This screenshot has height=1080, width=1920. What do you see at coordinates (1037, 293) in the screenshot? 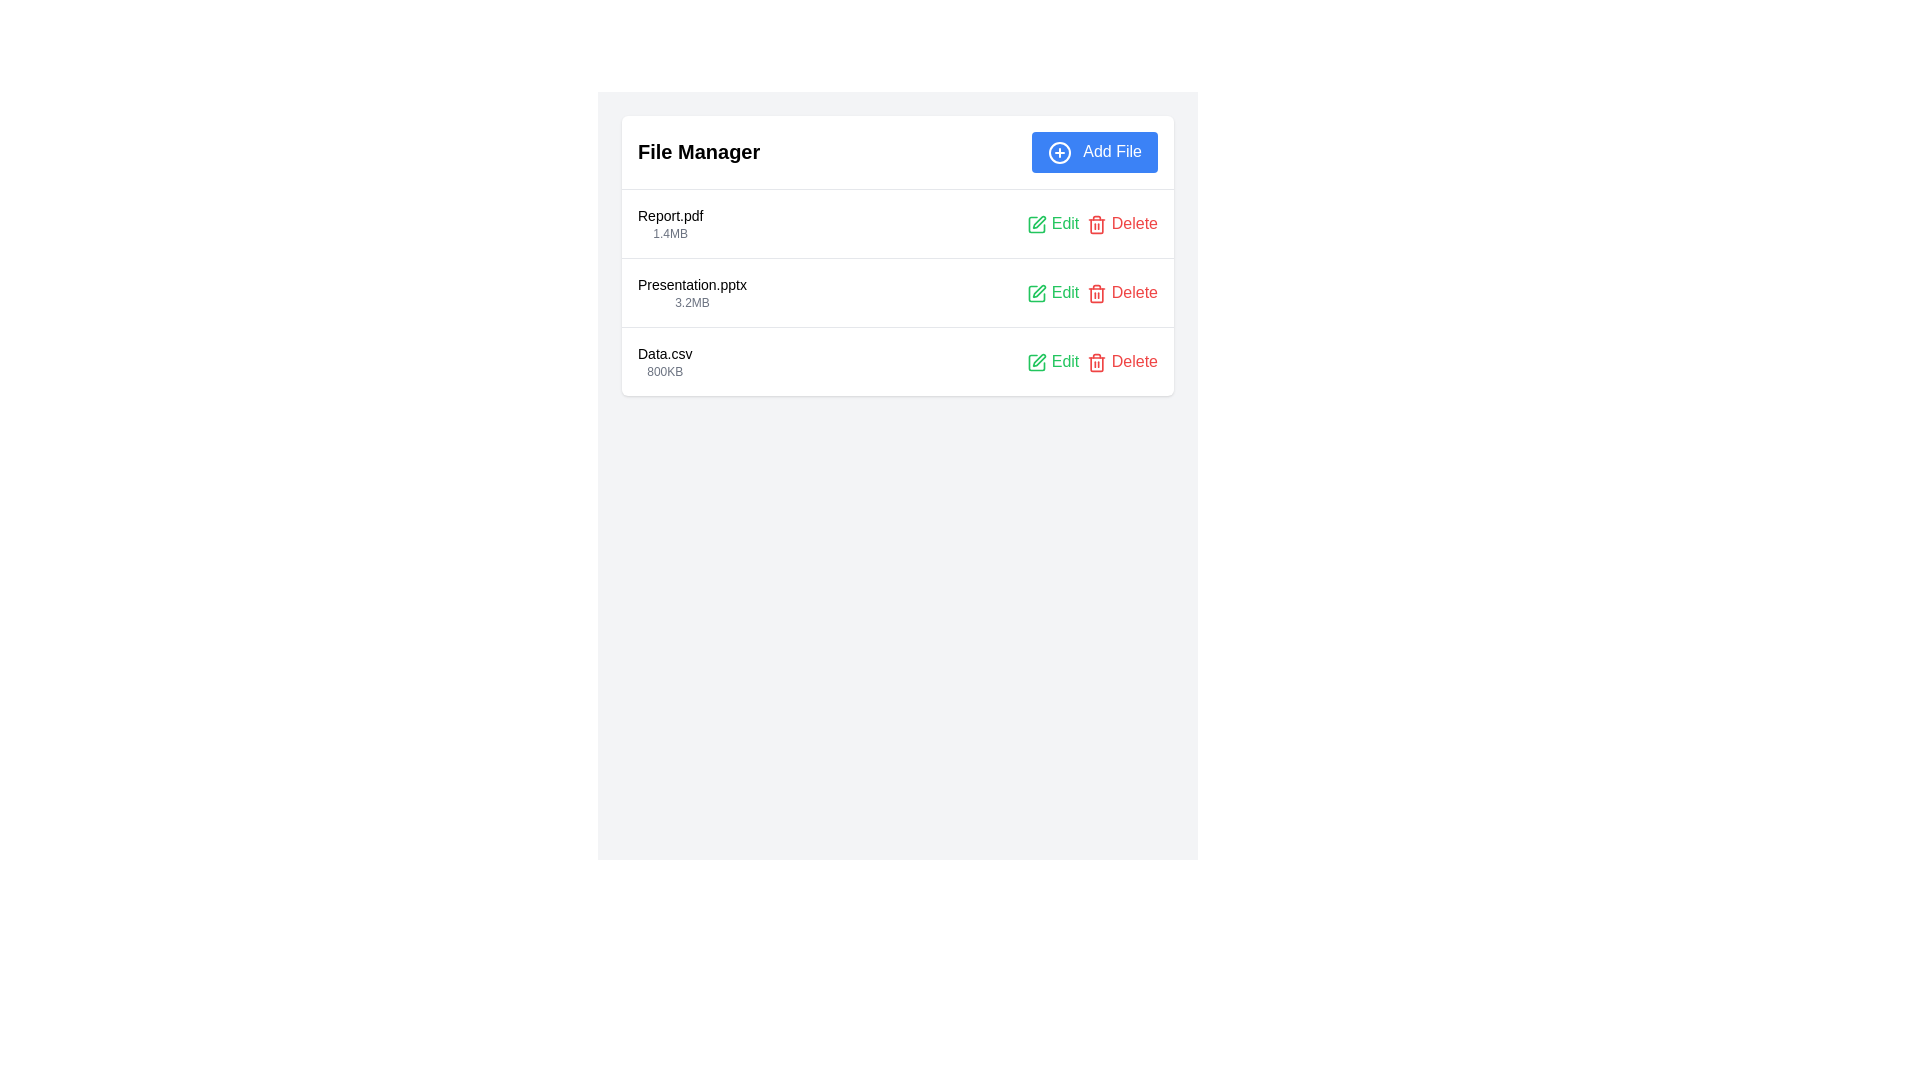
I see `the green 'Edit' icon that resembles a pen, located in the second row next to the file 'Presentation.pptx'` at bounding box center [1037, 293].